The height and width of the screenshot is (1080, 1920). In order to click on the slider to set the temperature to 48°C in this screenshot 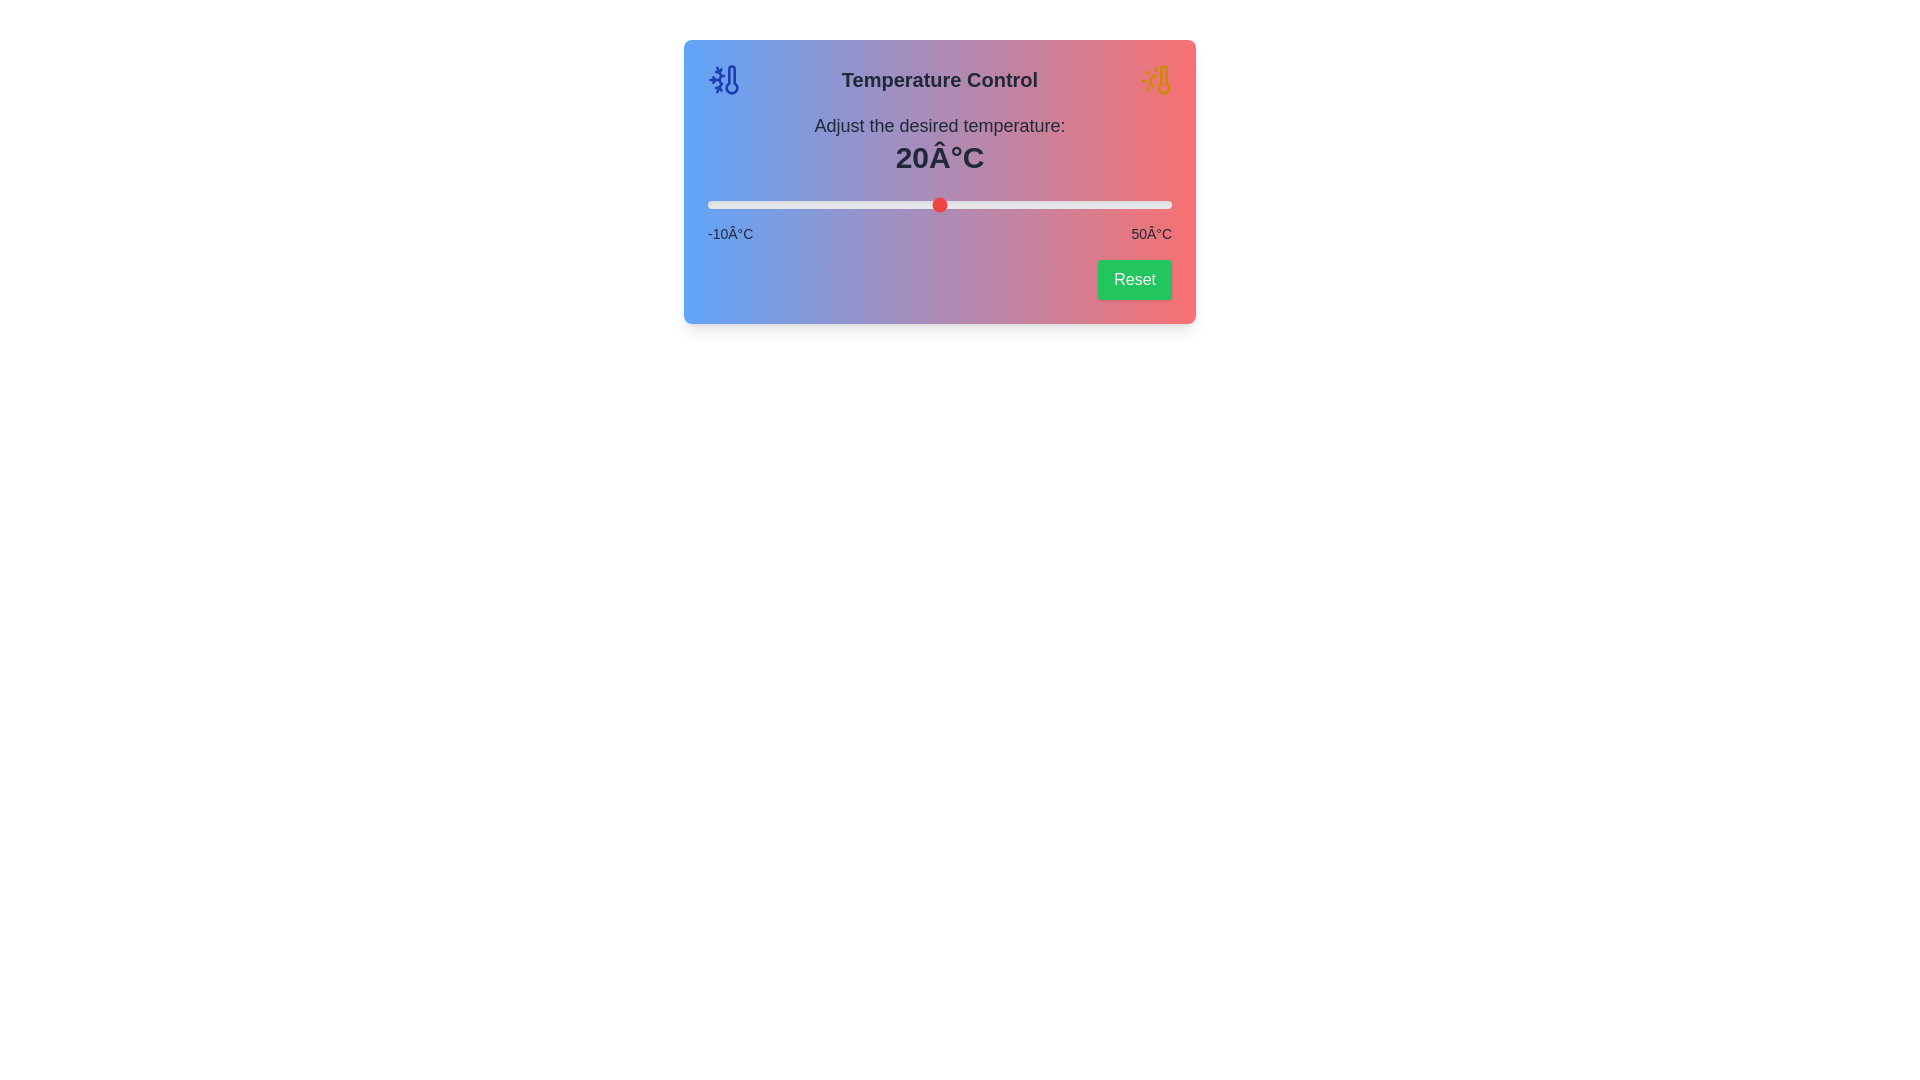, I will do `click(1156, 204)`.